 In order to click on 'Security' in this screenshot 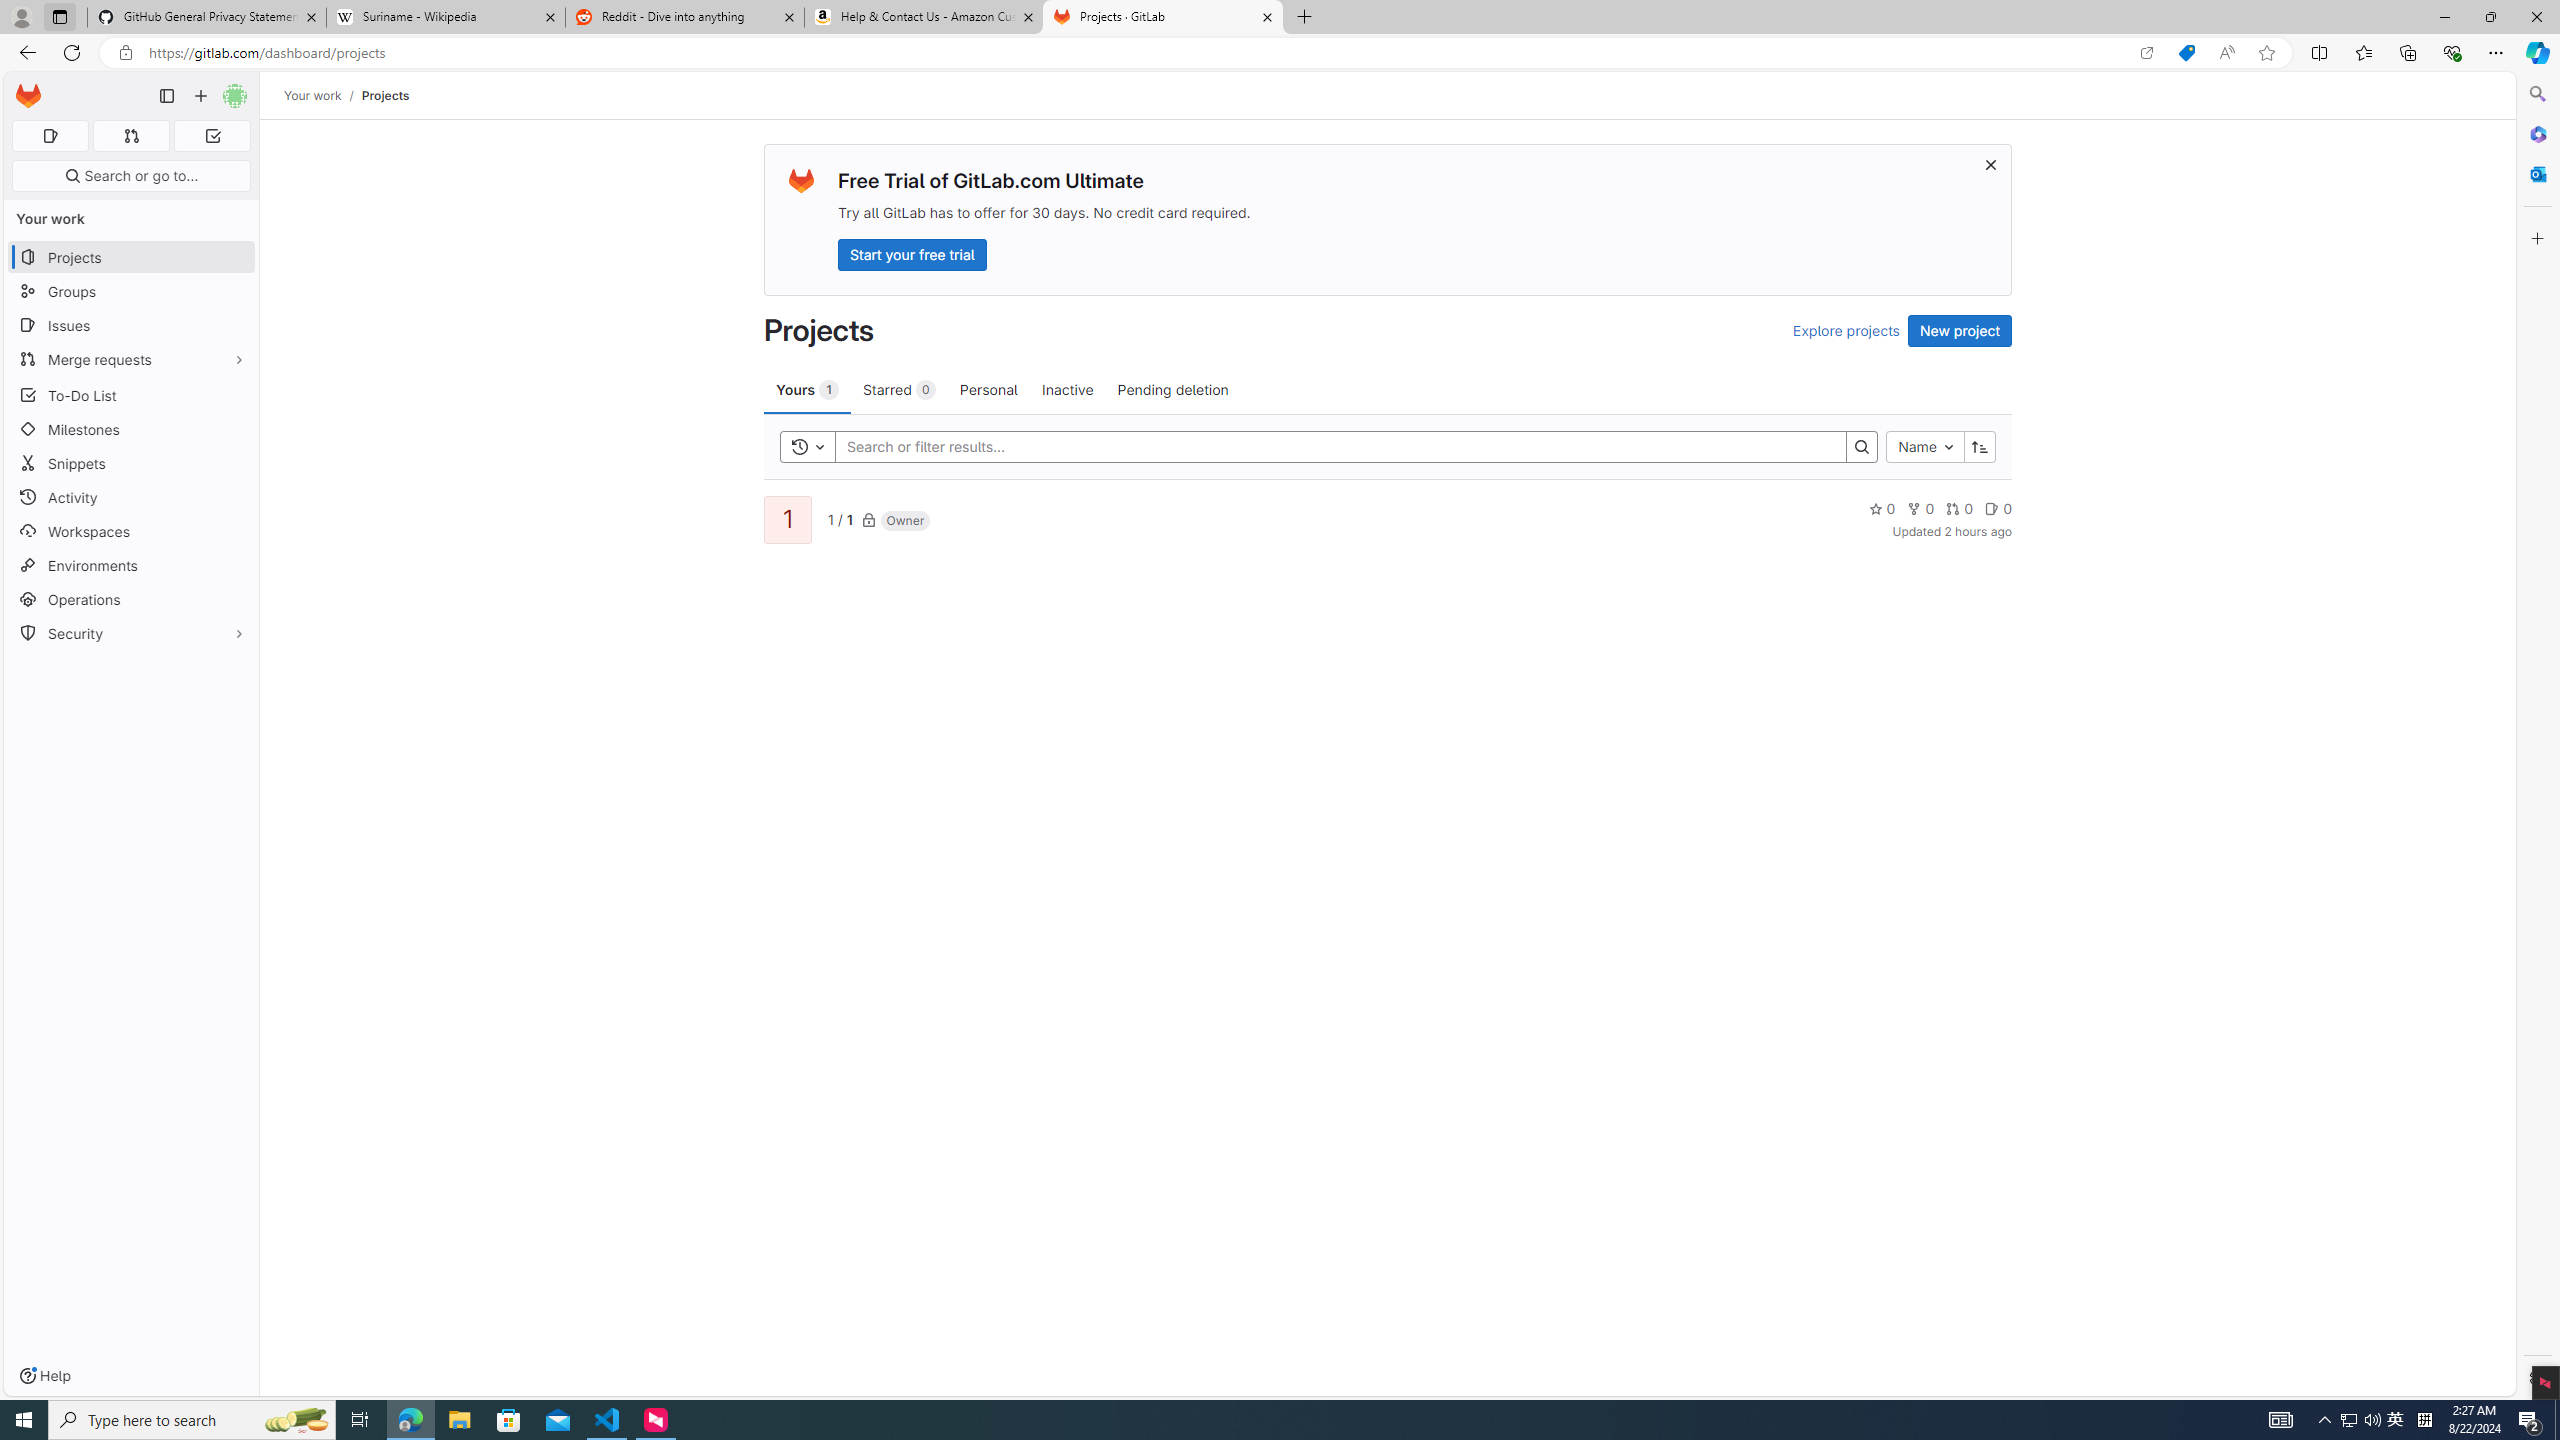, I will do `click(130, 631)`.